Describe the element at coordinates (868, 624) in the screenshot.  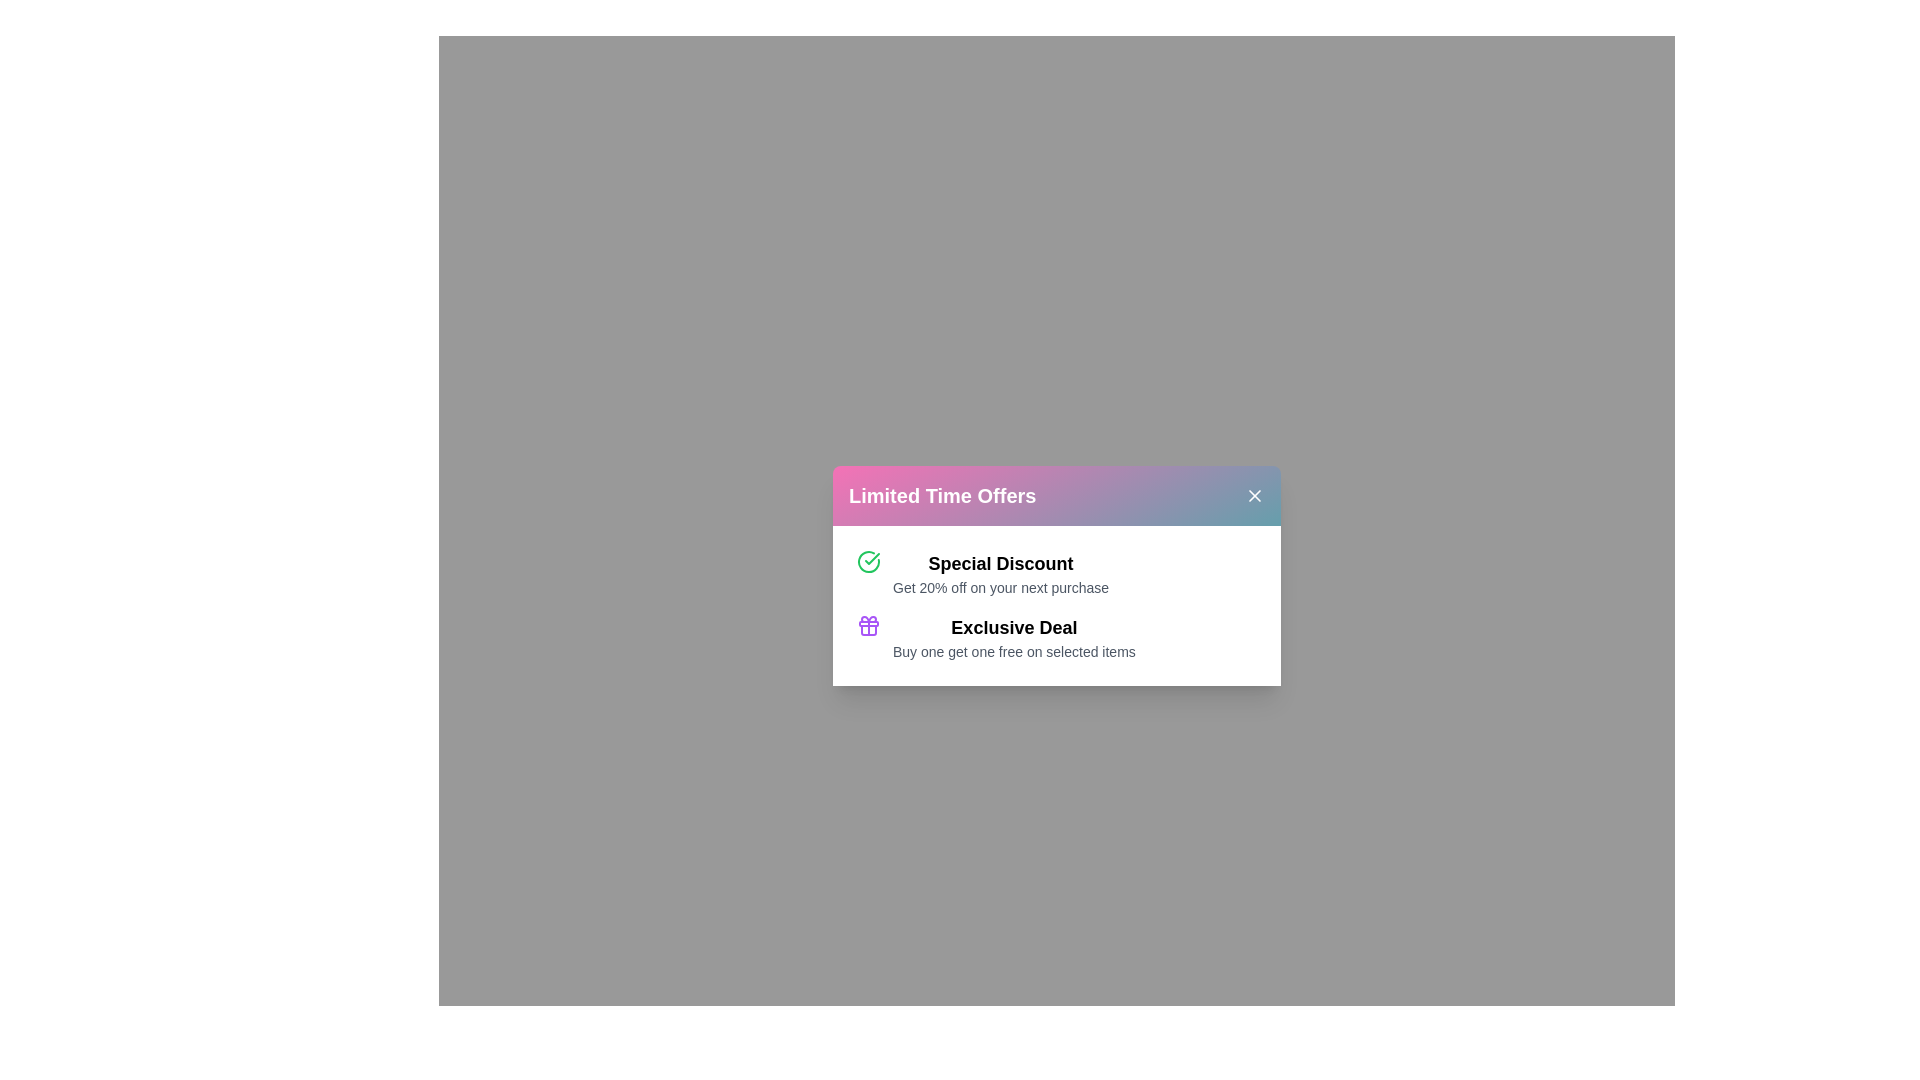
I see `the Exclusive Deal icon to interact with it` at that location.